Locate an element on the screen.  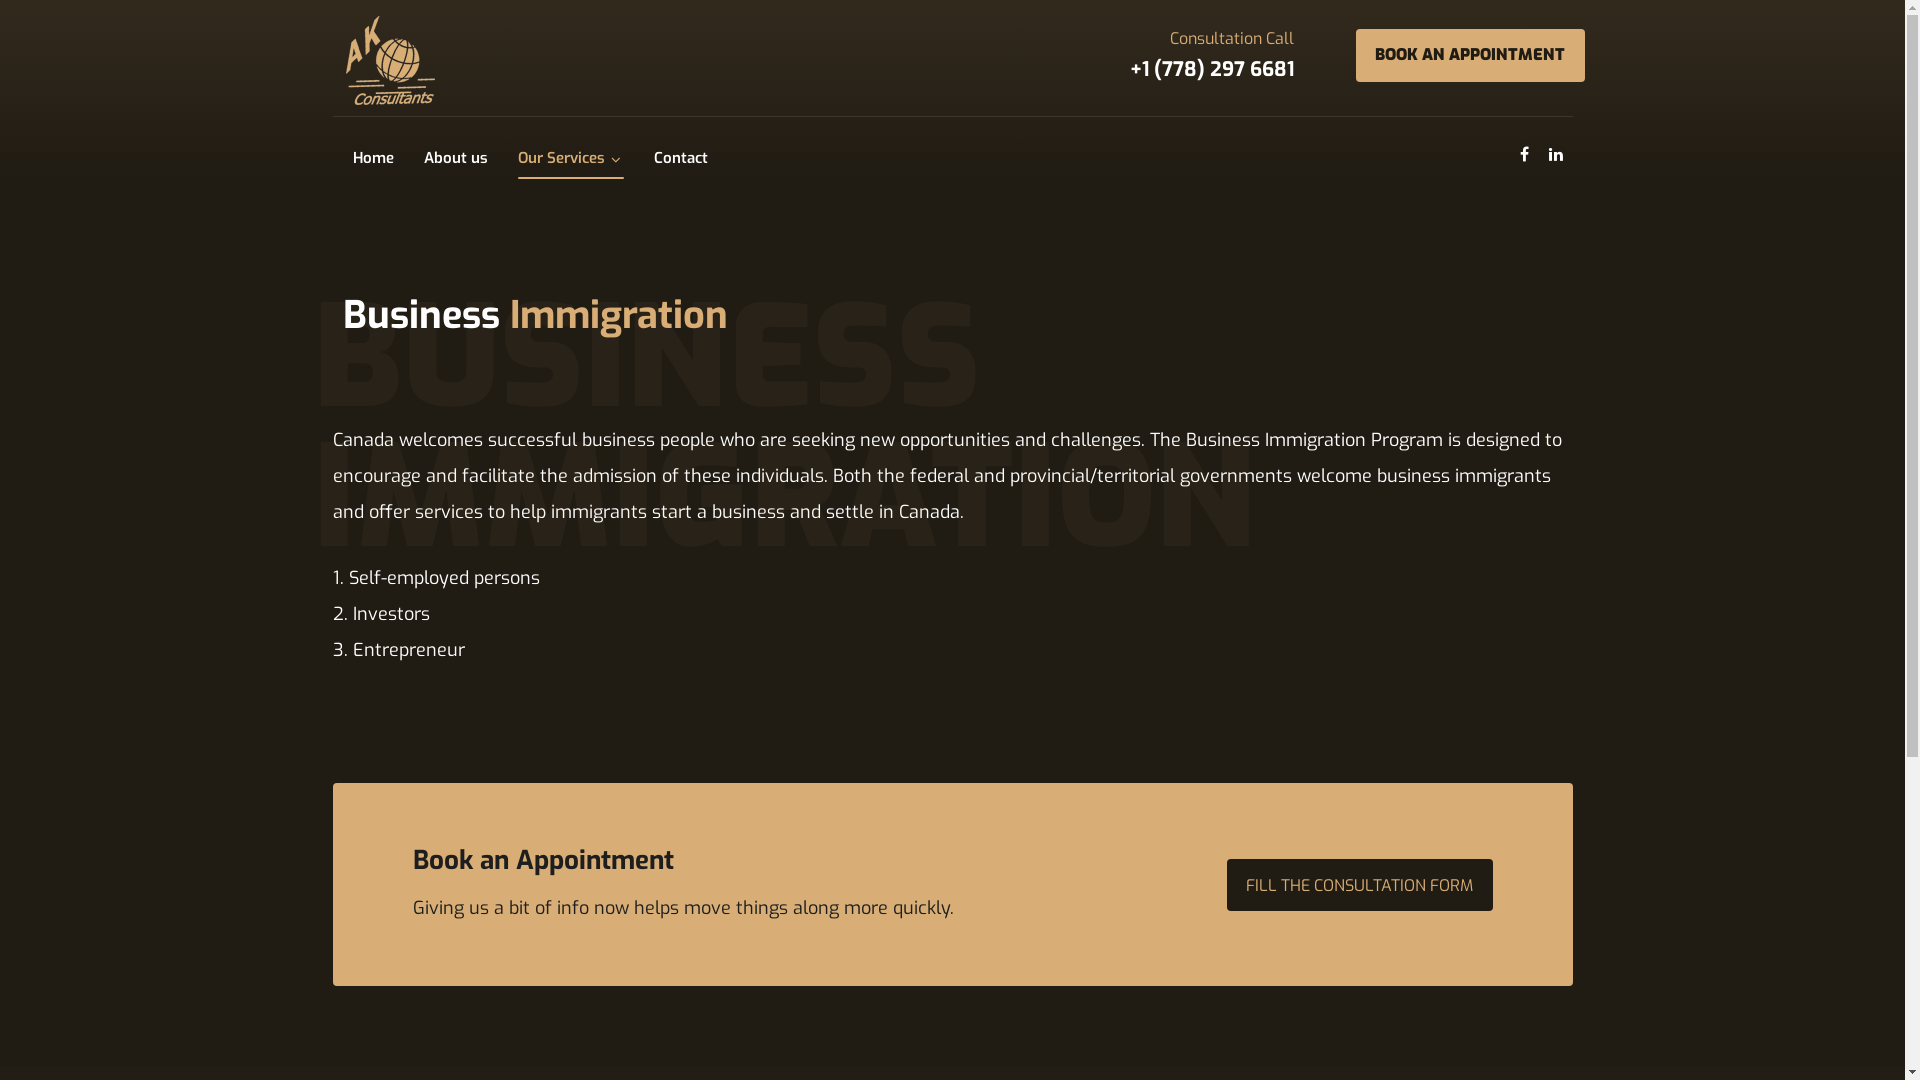
'FILL THE CONSULTATION FORM' is located at coordinates (1359, 883).